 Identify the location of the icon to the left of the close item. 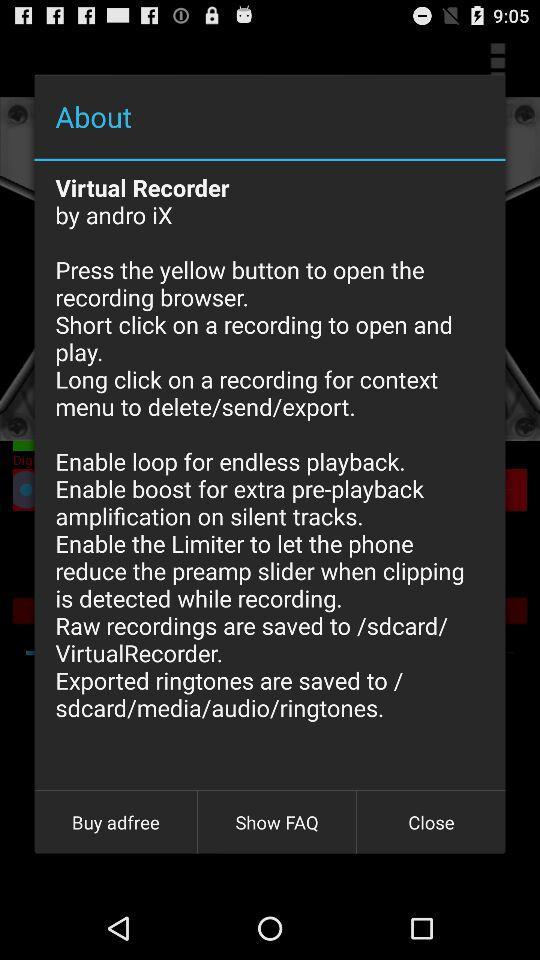
(276, 822).